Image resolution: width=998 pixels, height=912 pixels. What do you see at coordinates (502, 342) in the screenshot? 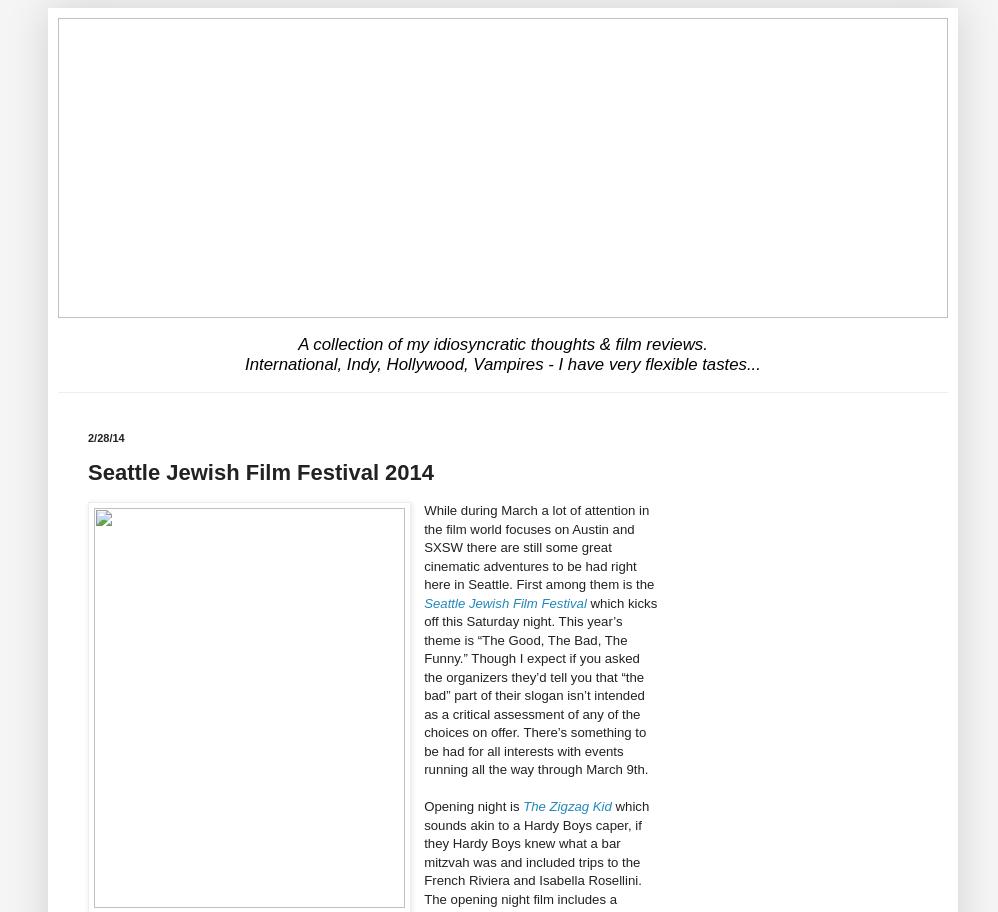
I see `'A collection of my idiosyncratic thoughts & film reviews.'` at bounding box center [502, 342].